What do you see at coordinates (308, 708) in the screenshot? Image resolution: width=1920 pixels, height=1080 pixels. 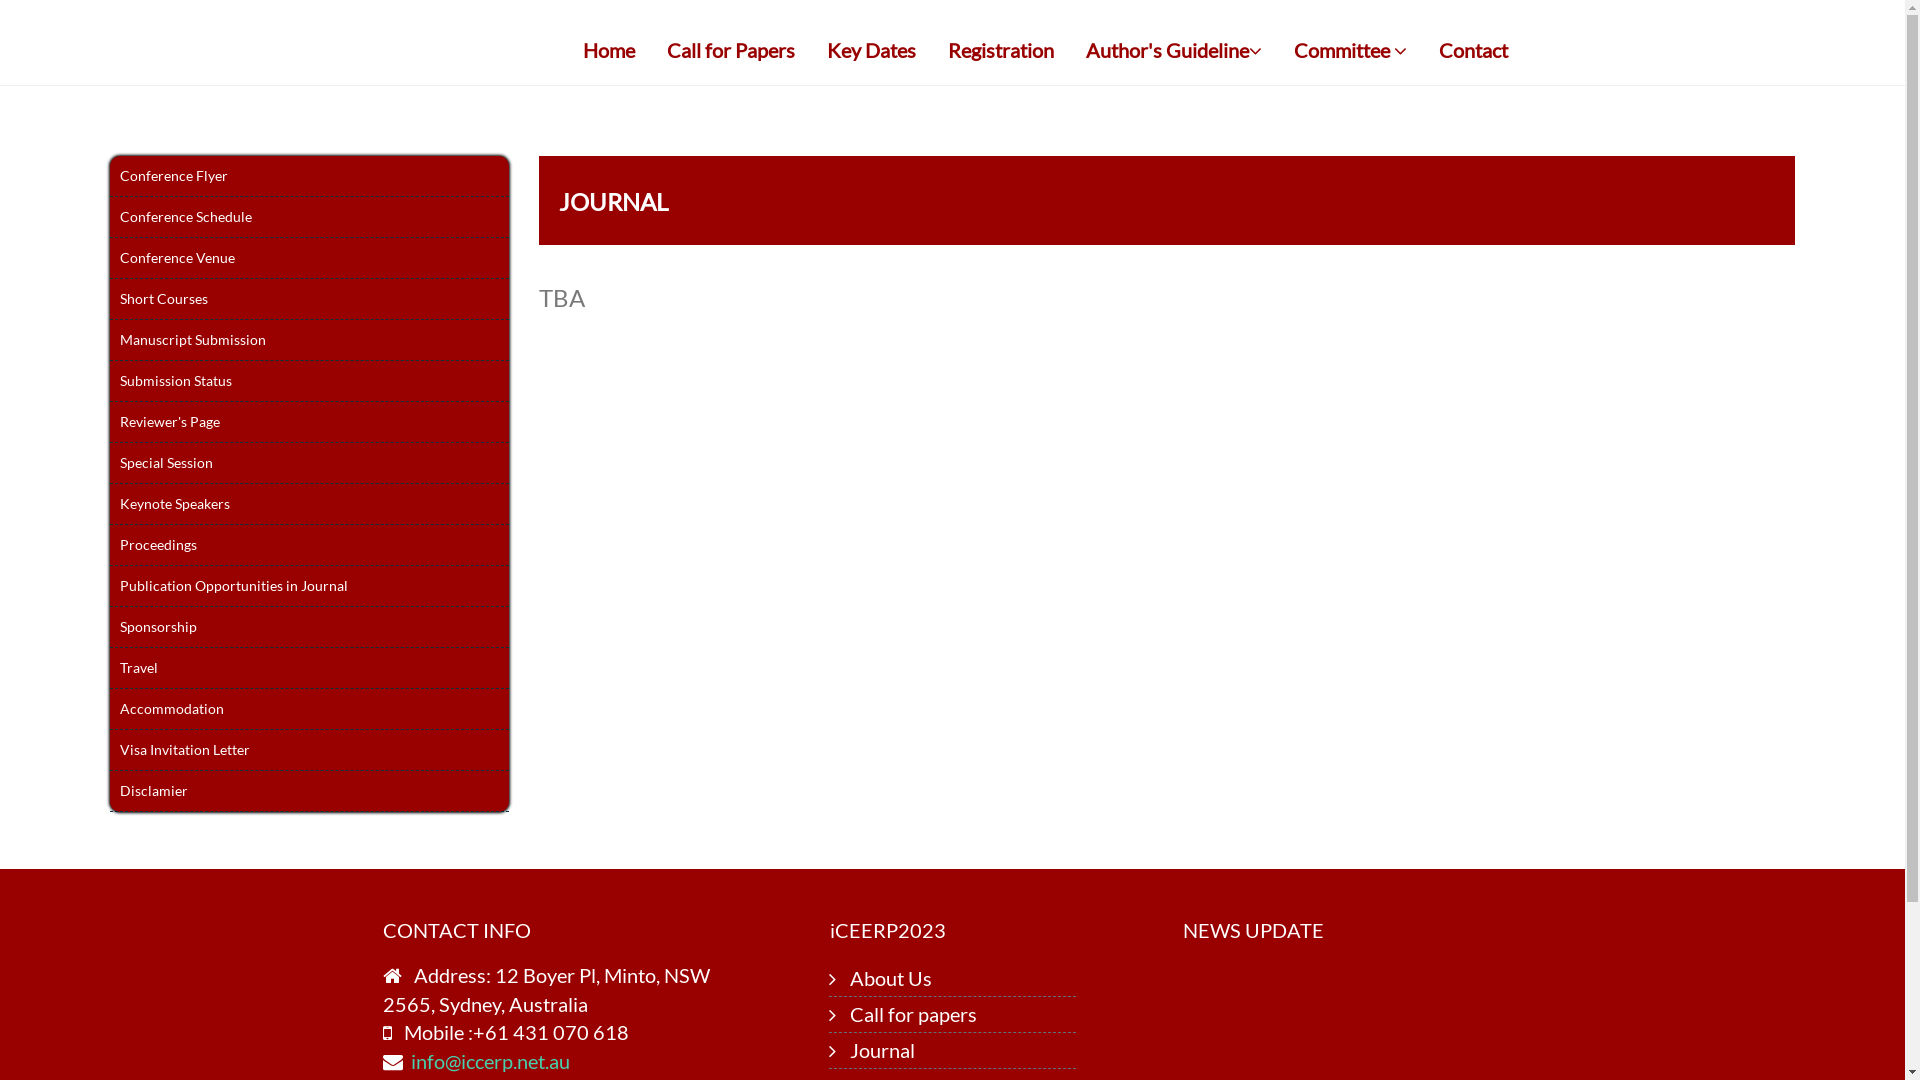 I see `'Accommodation'` at bounding box center [308, 708].